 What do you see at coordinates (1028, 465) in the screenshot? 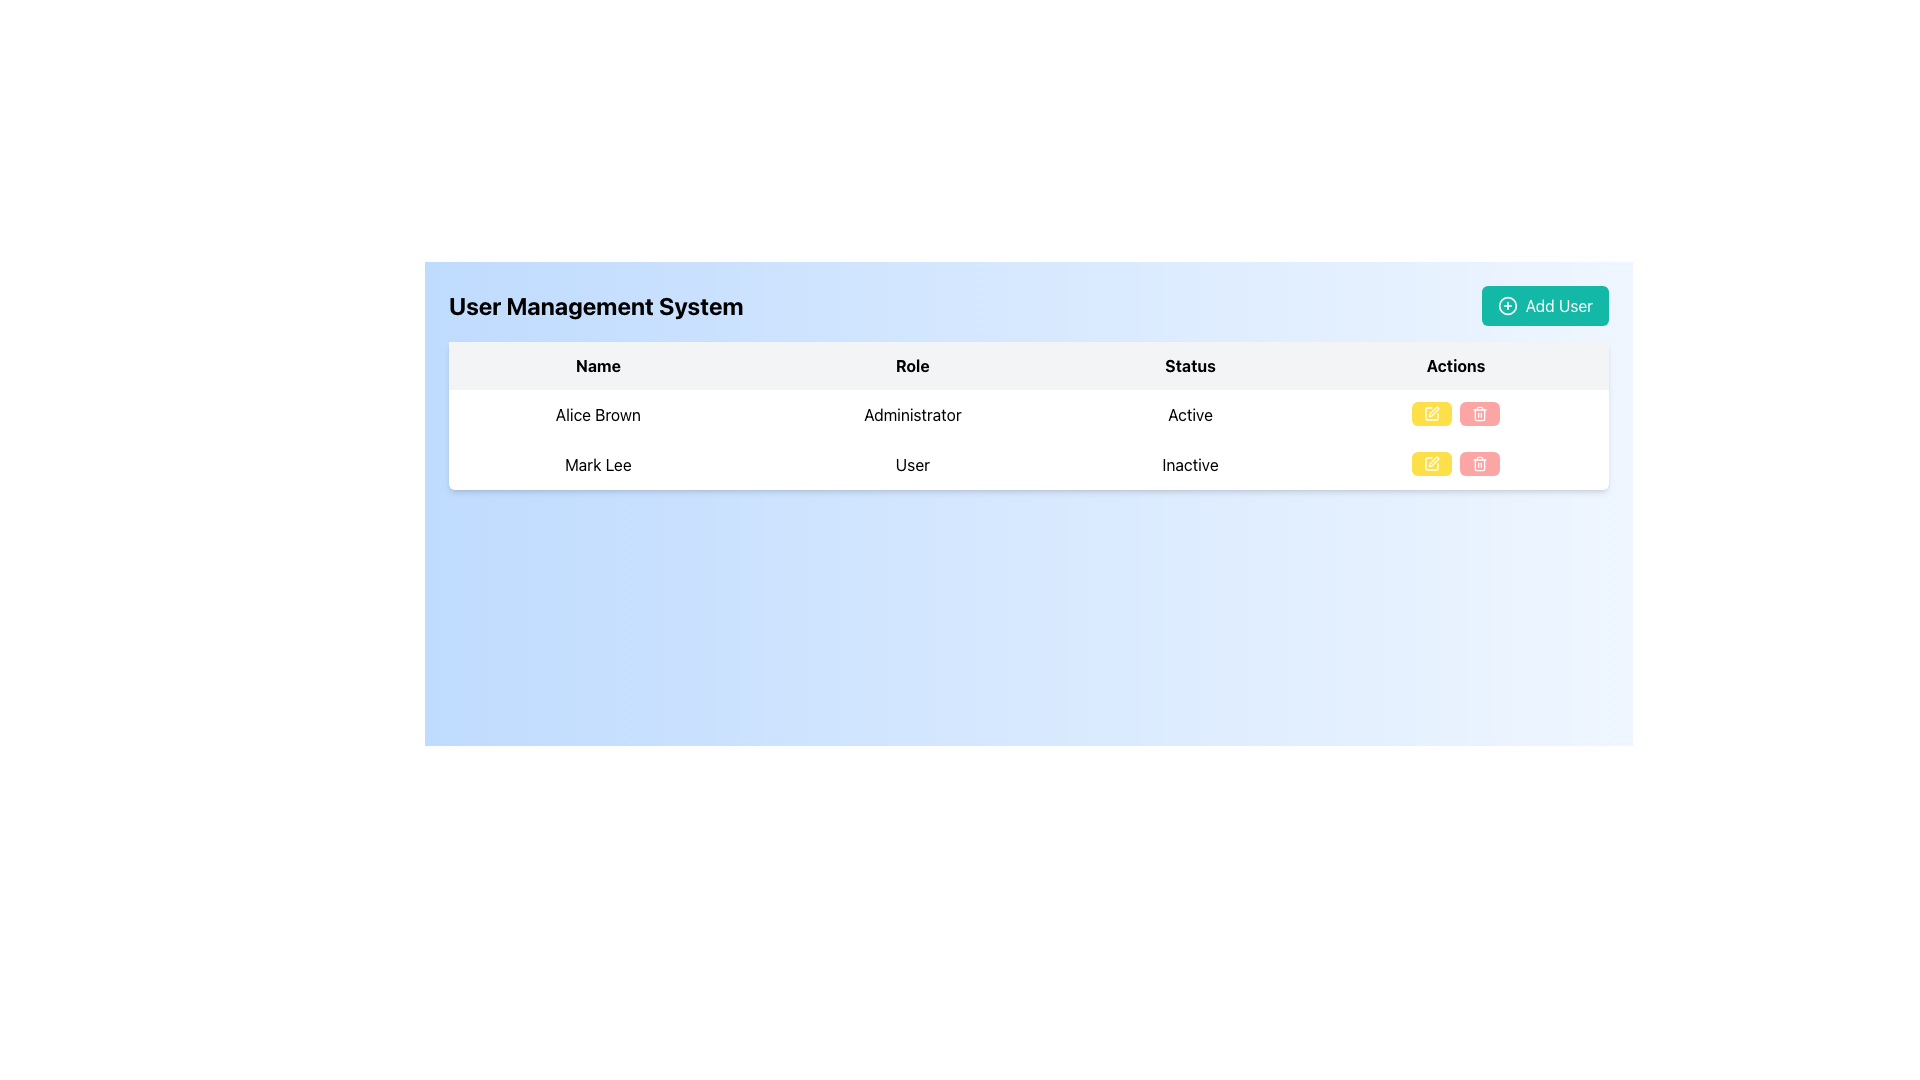
I see `the second row of the user management table containing the name 'Mark Lee', role 'User', a blank section, and status 'Inactive'` at bounding box center [1028, 465].